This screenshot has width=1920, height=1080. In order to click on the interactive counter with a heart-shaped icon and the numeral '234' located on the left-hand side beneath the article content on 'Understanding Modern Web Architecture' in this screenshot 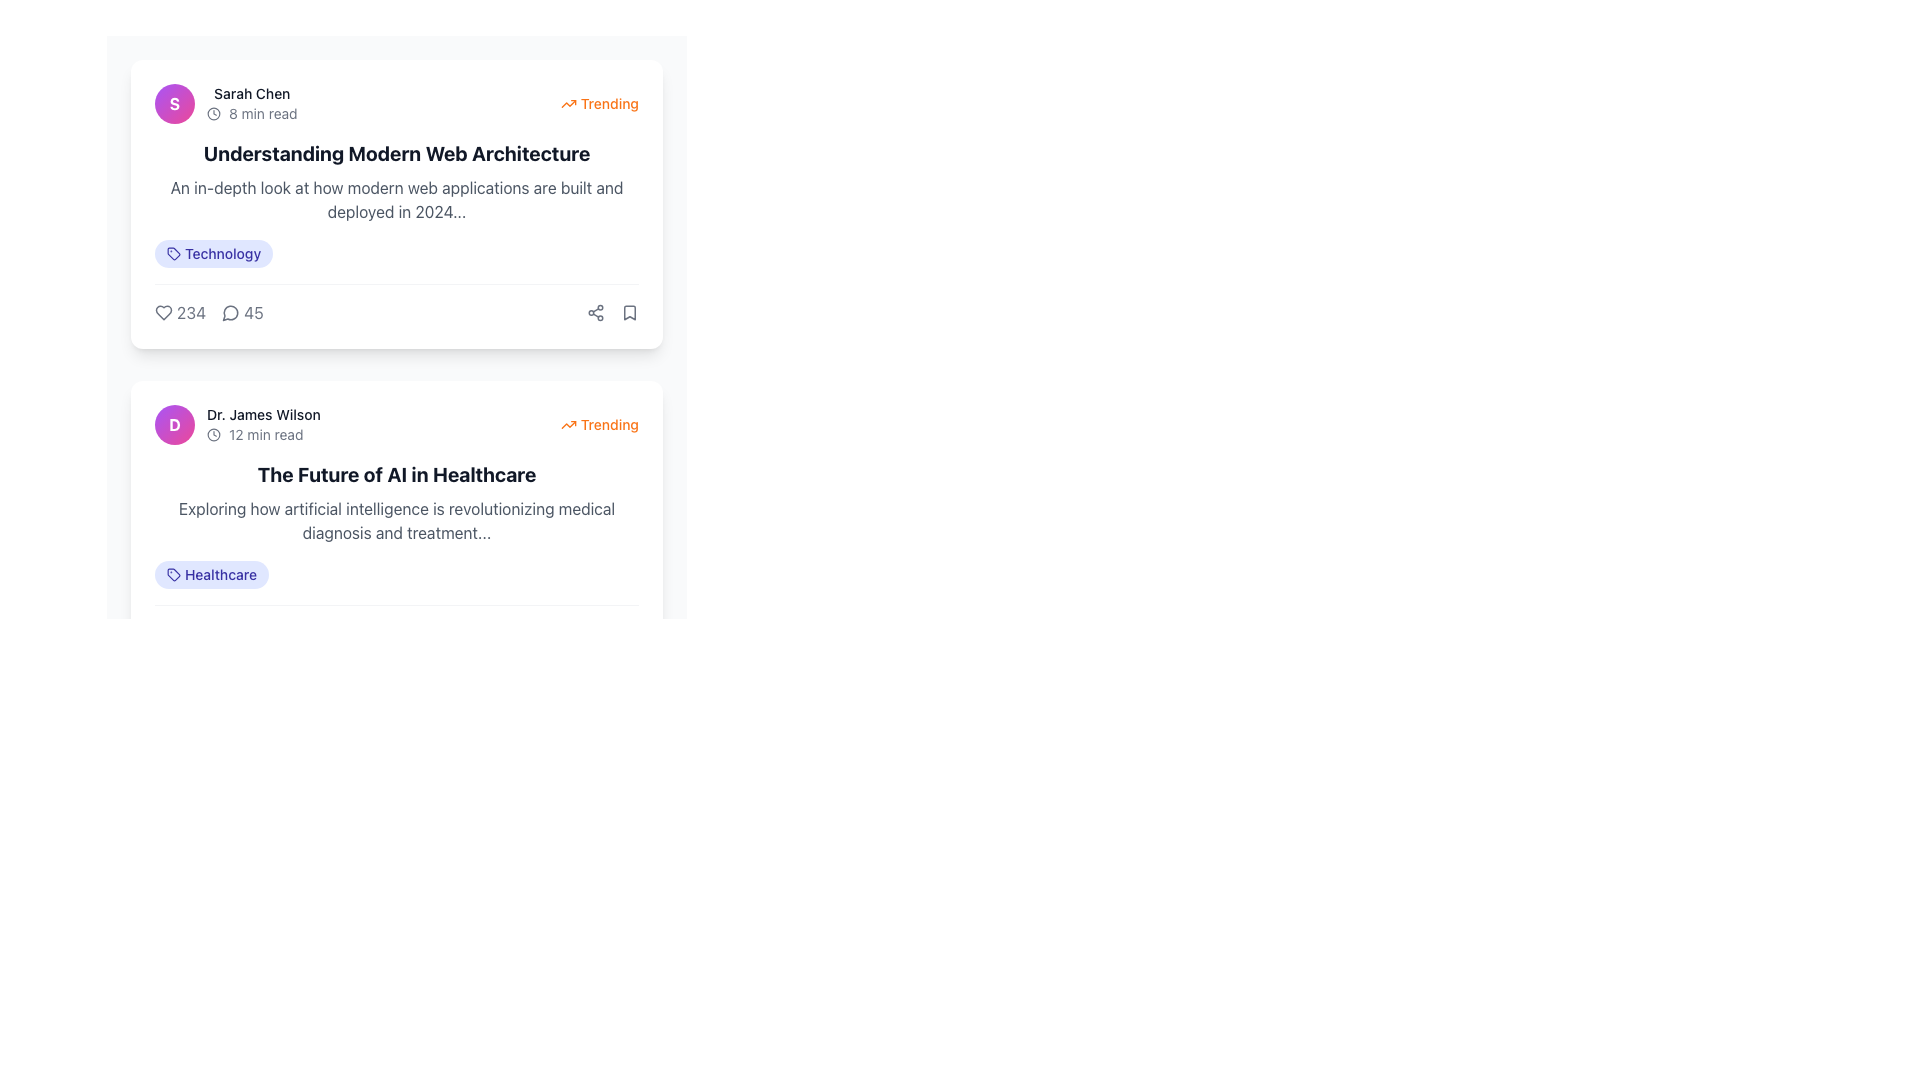, I will do `click(180, 312)`.